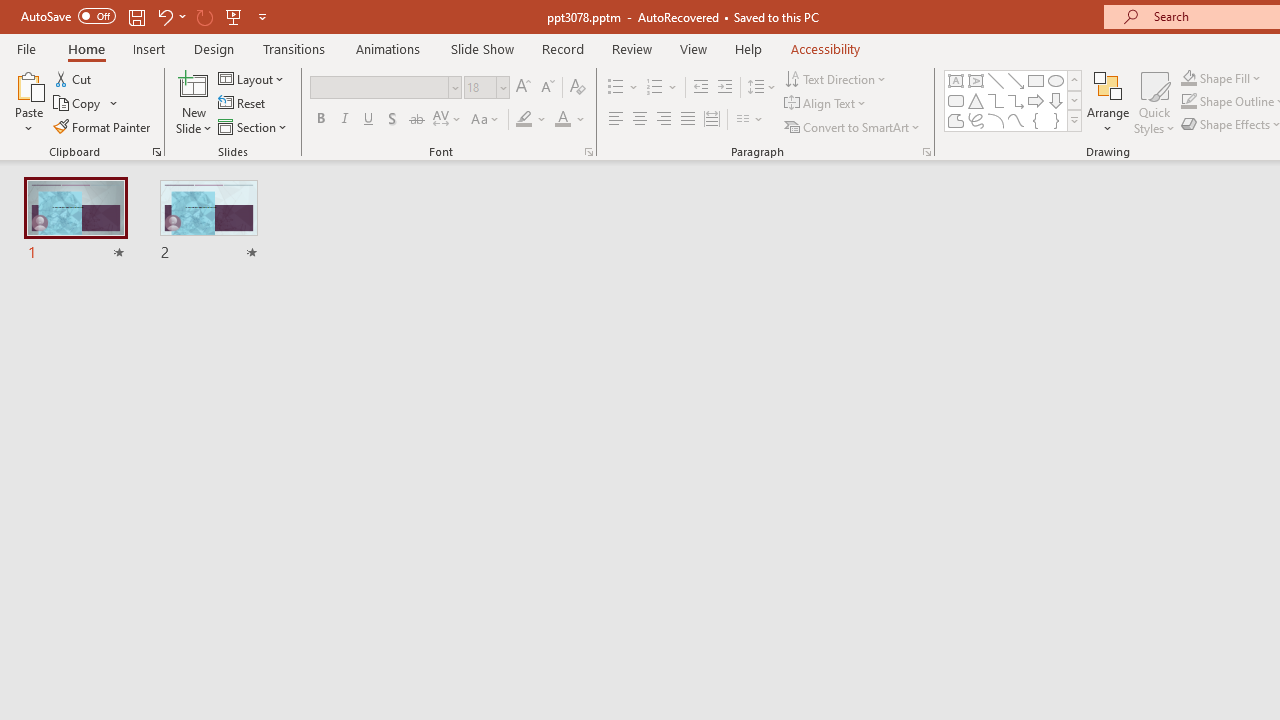 This screenshot has width=1280, height=720. What do you see at coordinates (486, 86) in the screenshot?
I see `'Font Size'` at bounding box center [486, 86].